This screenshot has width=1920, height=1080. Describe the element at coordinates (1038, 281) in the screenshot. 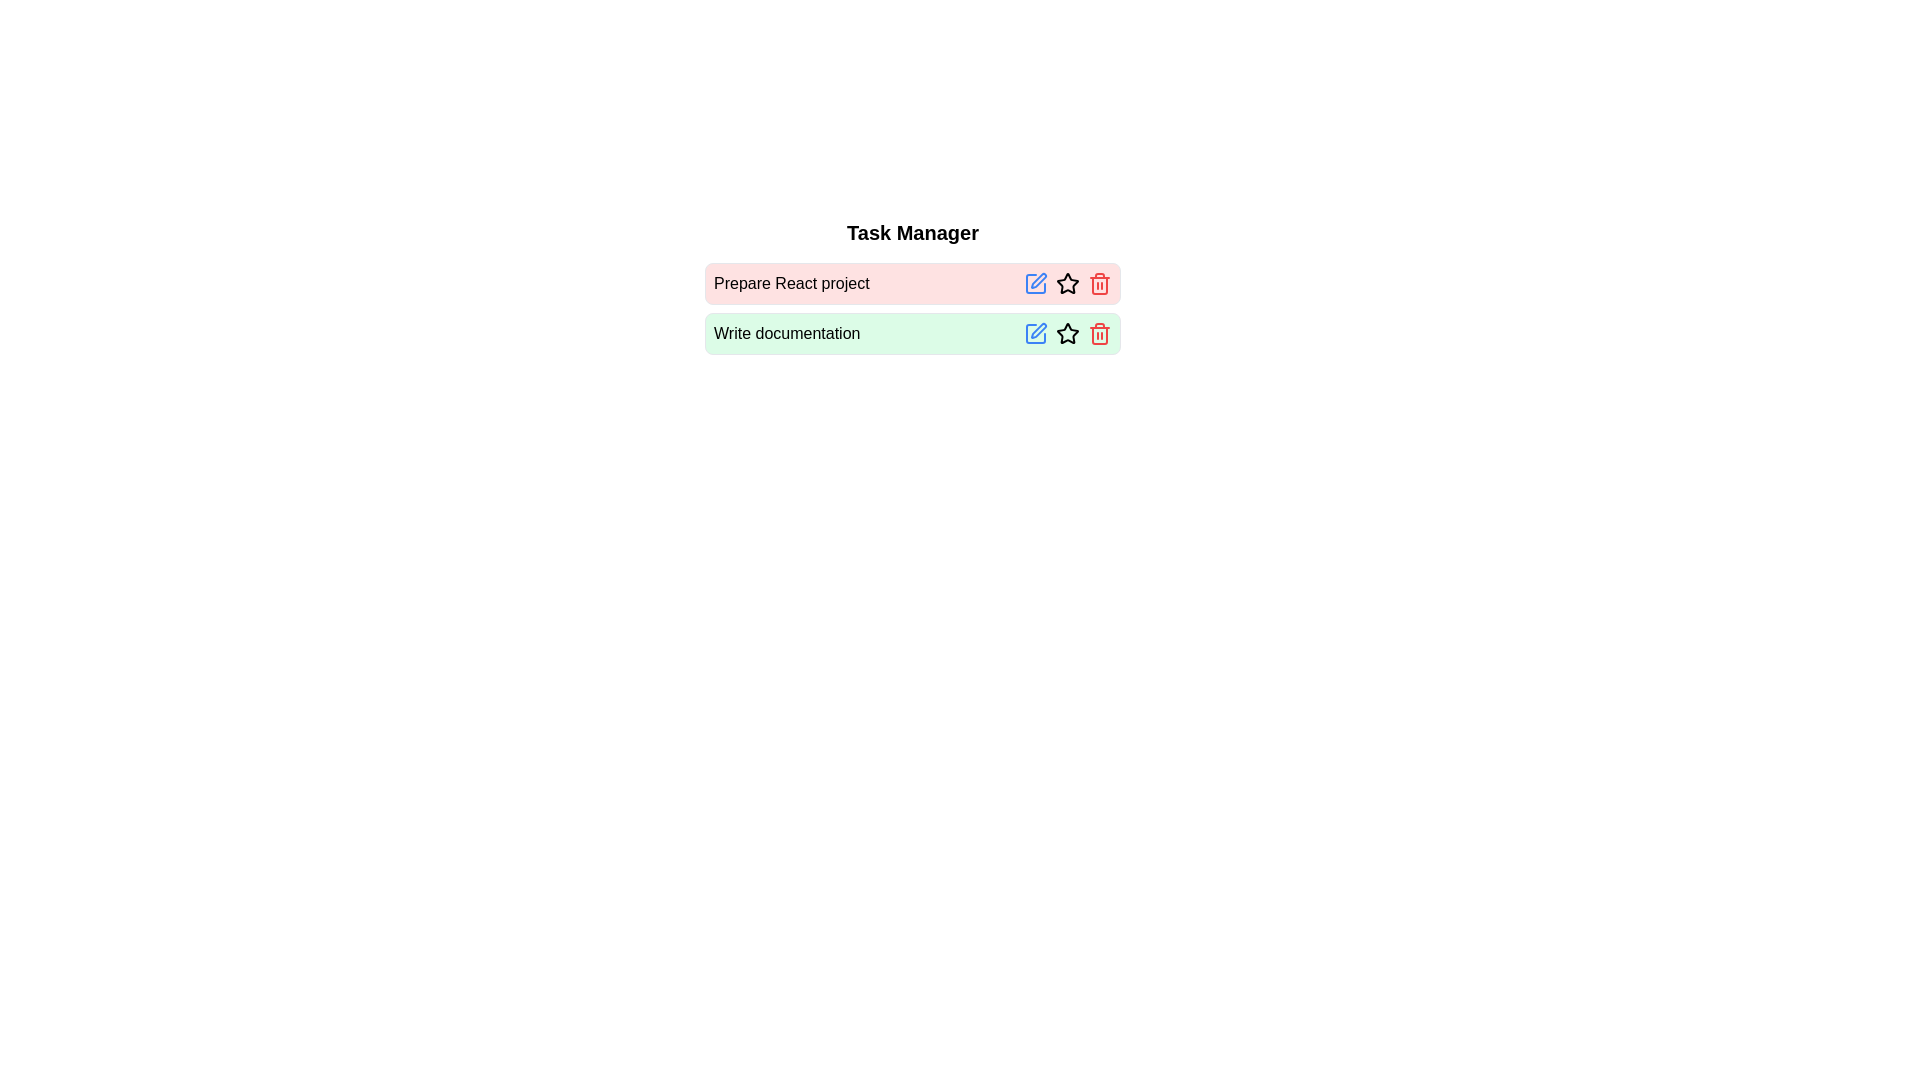

I see `the 'Edit' icon located in the top-left corner of the second action symbol group within the 'Prepare React project' task bar section` at that location.